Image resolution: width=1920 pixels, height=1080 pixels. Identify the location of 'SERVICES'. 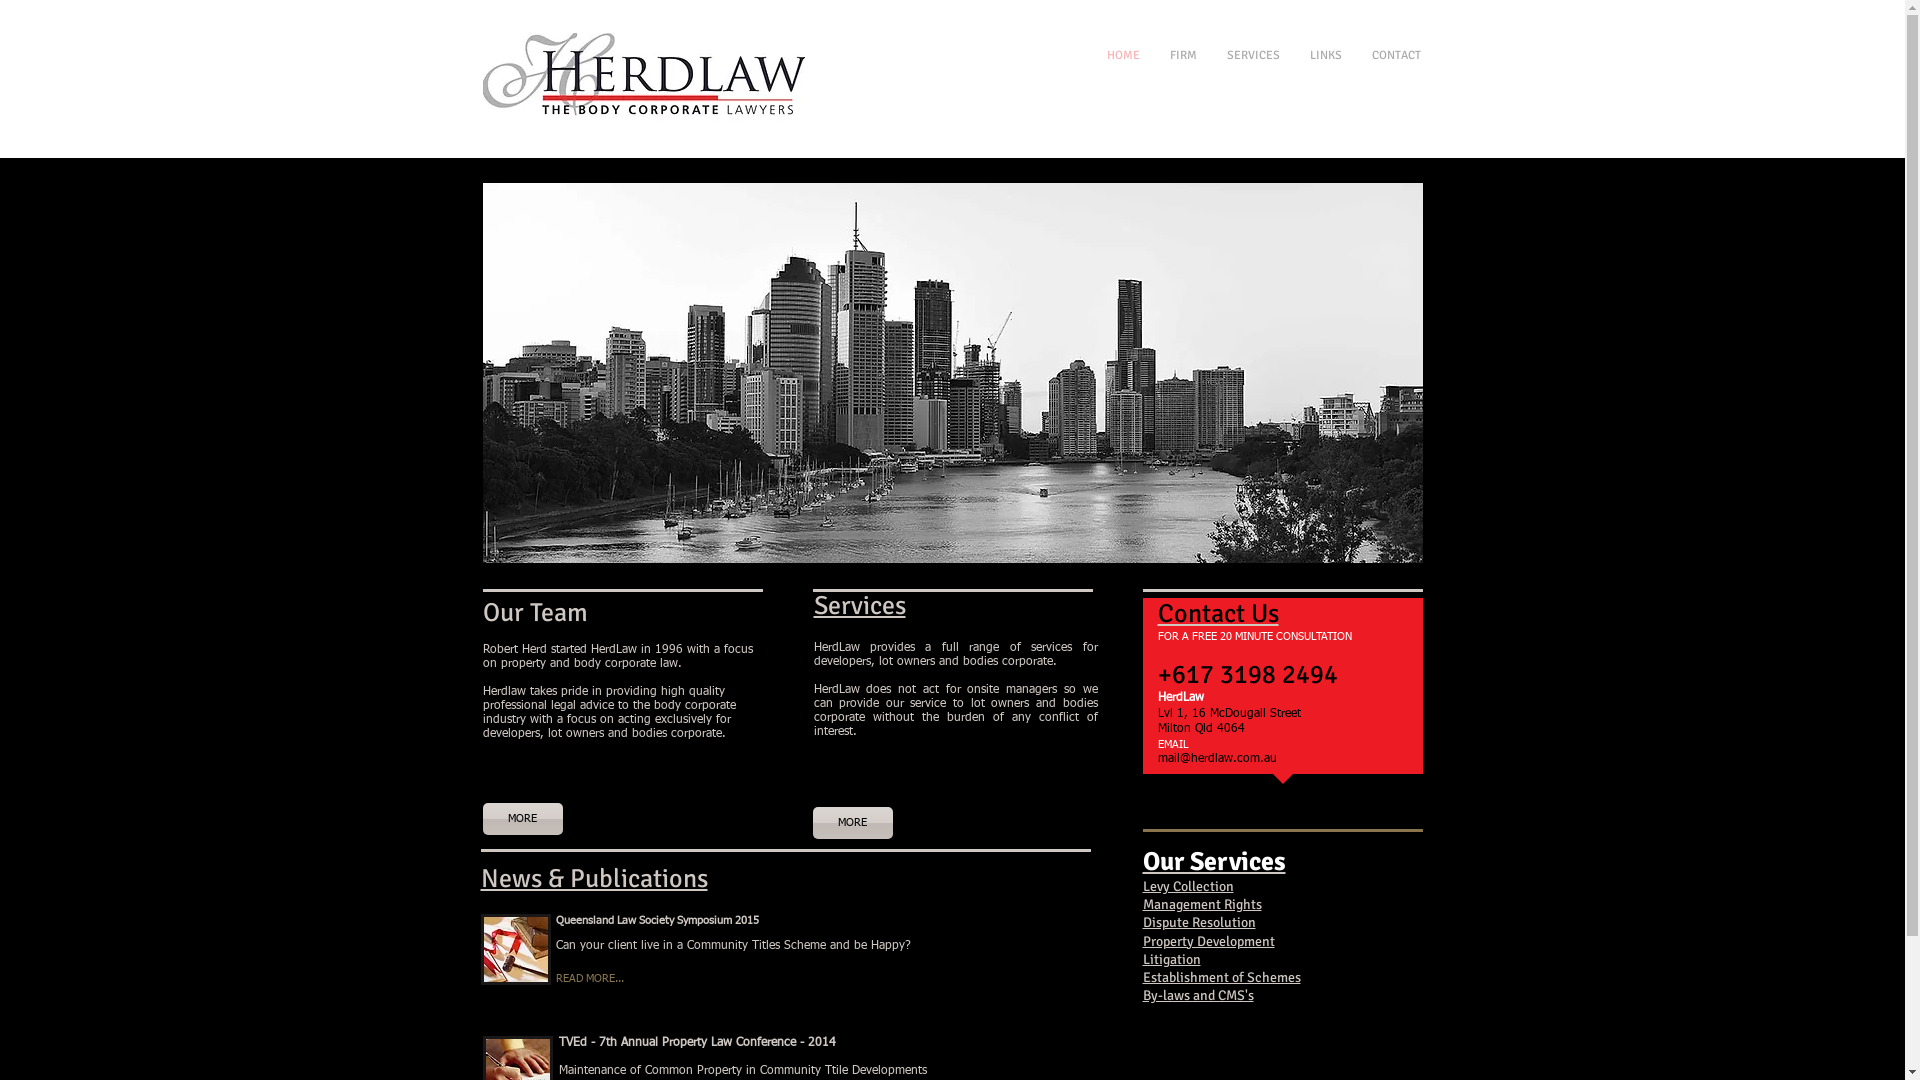
(1271, 55).